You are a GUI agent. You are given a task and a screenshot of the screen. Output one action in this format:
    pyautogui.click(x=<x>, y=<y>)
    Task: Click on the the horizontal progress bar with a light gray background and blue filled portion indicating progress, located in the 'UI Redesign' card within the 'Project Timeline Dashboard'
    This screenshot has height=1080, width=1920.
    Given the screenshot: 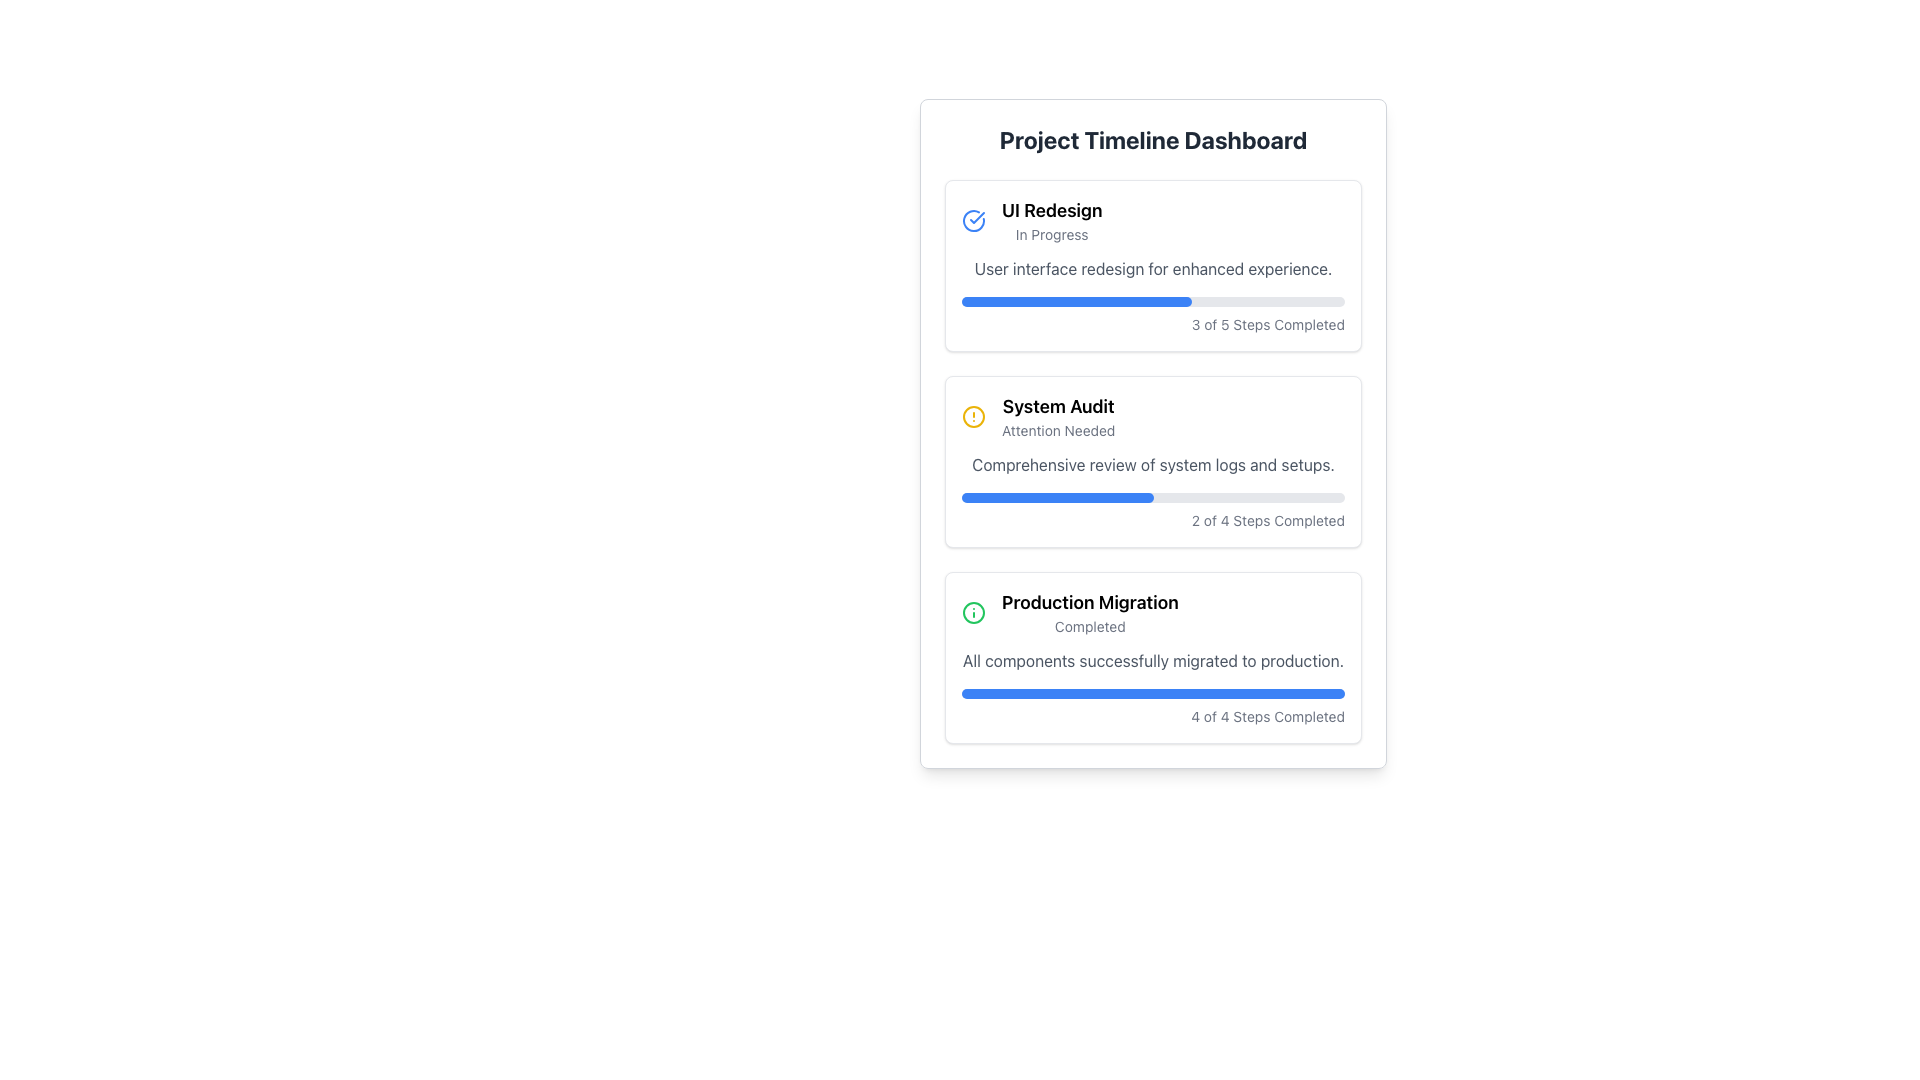 What is the action you would take?
    pyautogui.click(x=1153, y=301)
    